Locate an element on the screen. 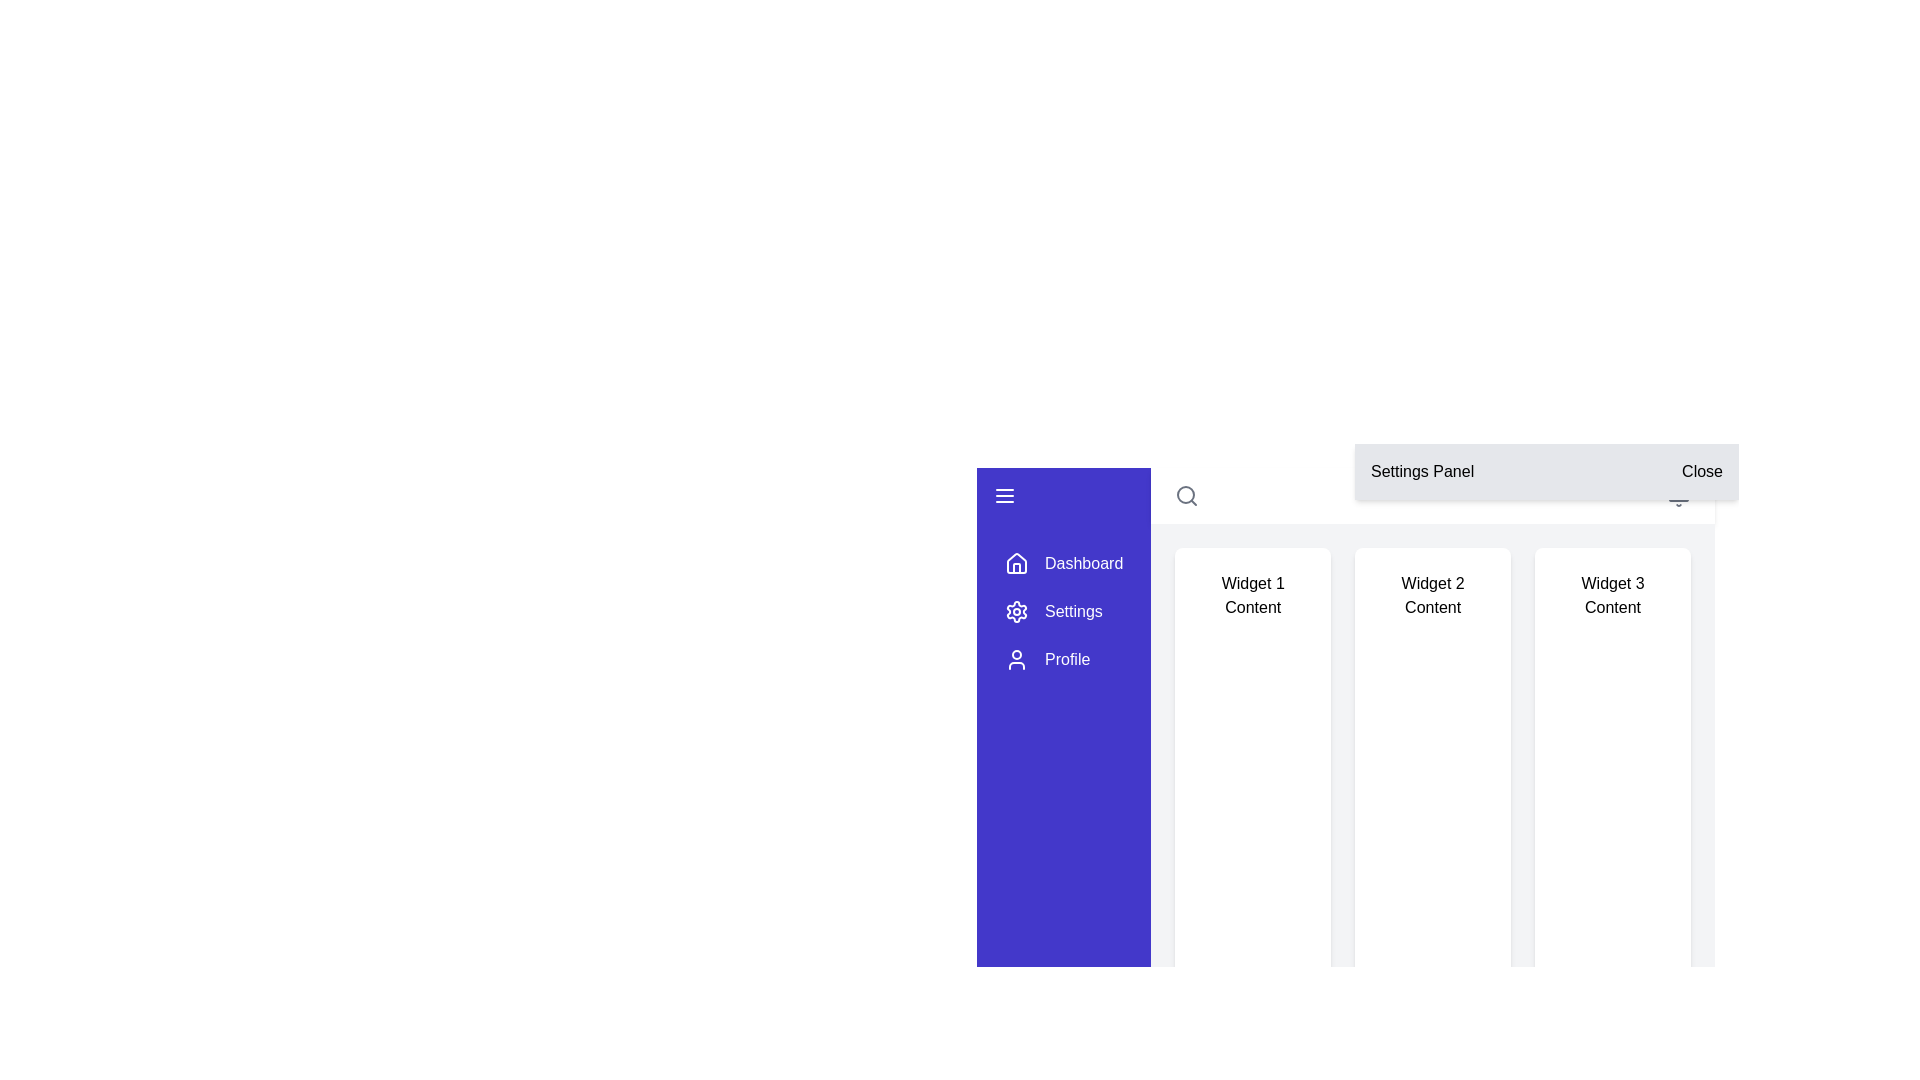  the second menu item in the navigation menu is located at coordinates (1063, 611).